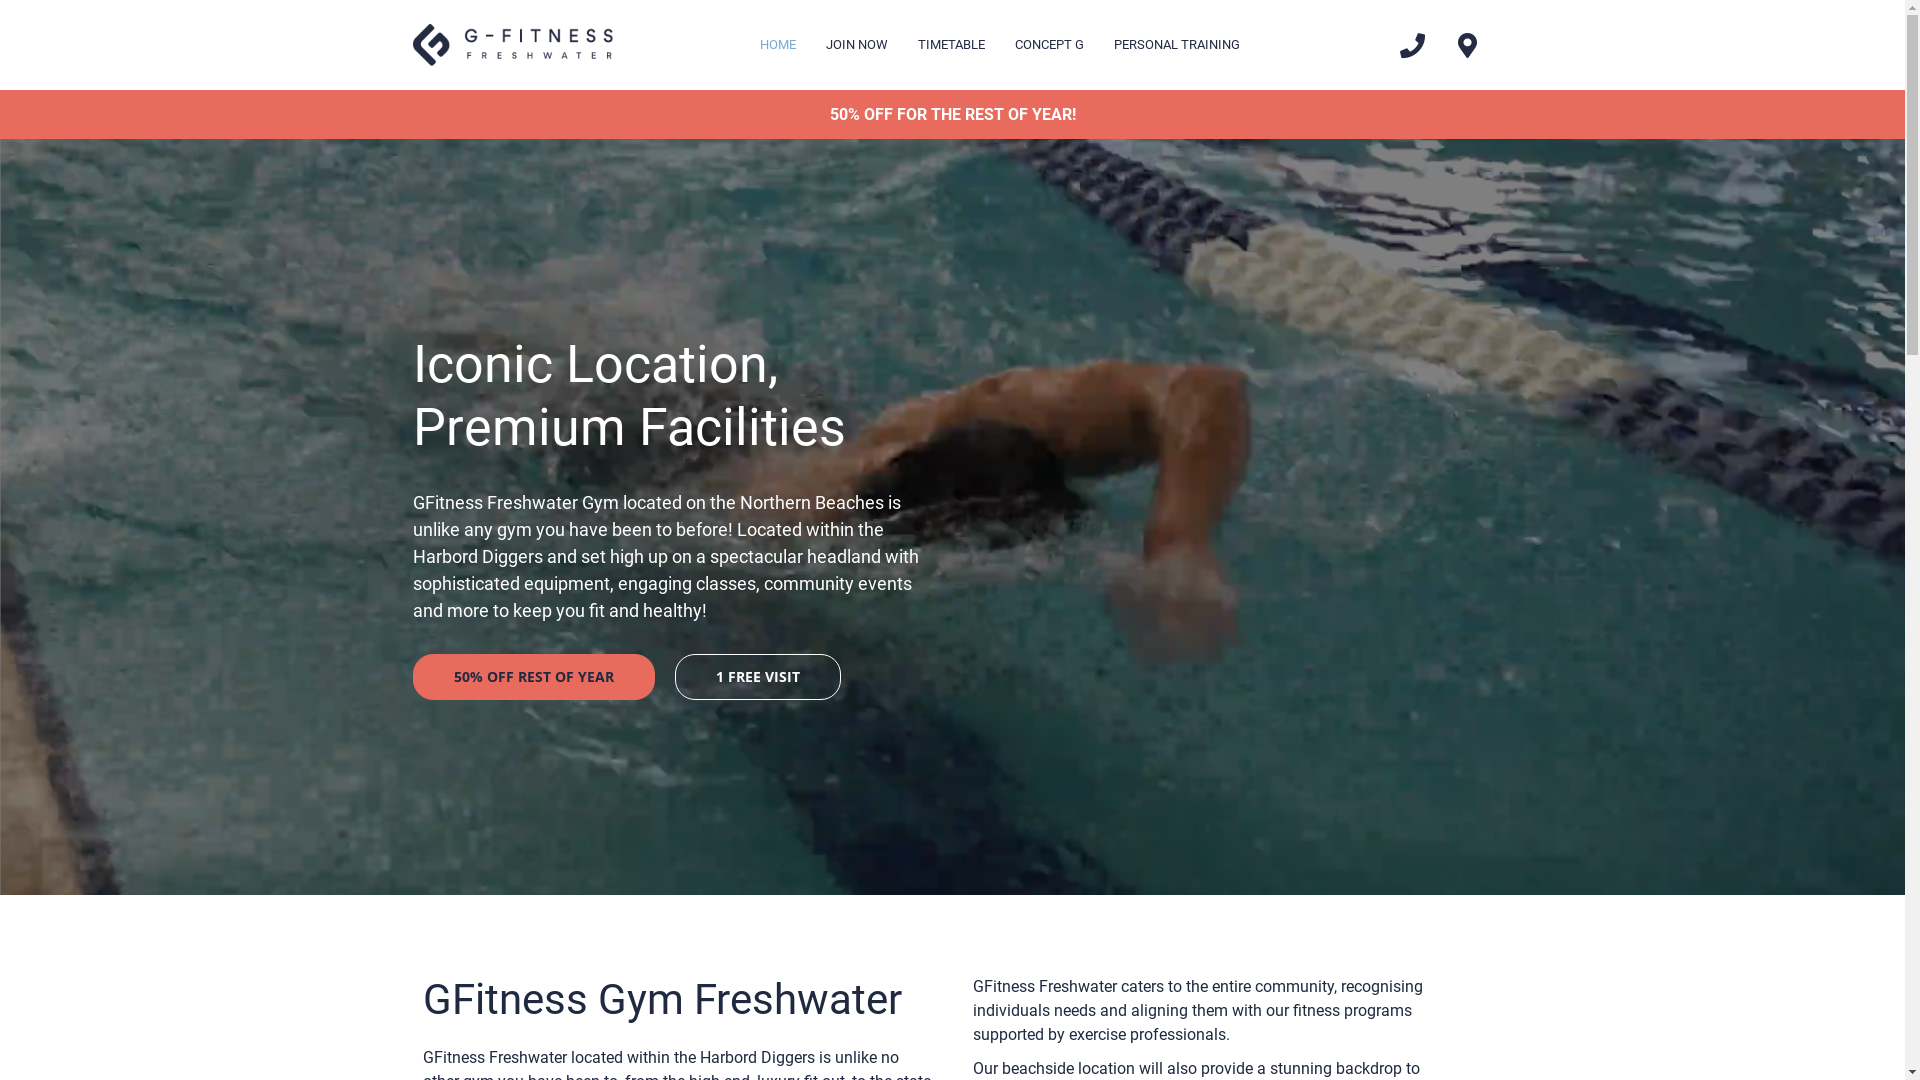 The image size is (1920, 1080). Describe the element at coordinates (776, 45) in the screenshot. I see `'HOME'` at that location.